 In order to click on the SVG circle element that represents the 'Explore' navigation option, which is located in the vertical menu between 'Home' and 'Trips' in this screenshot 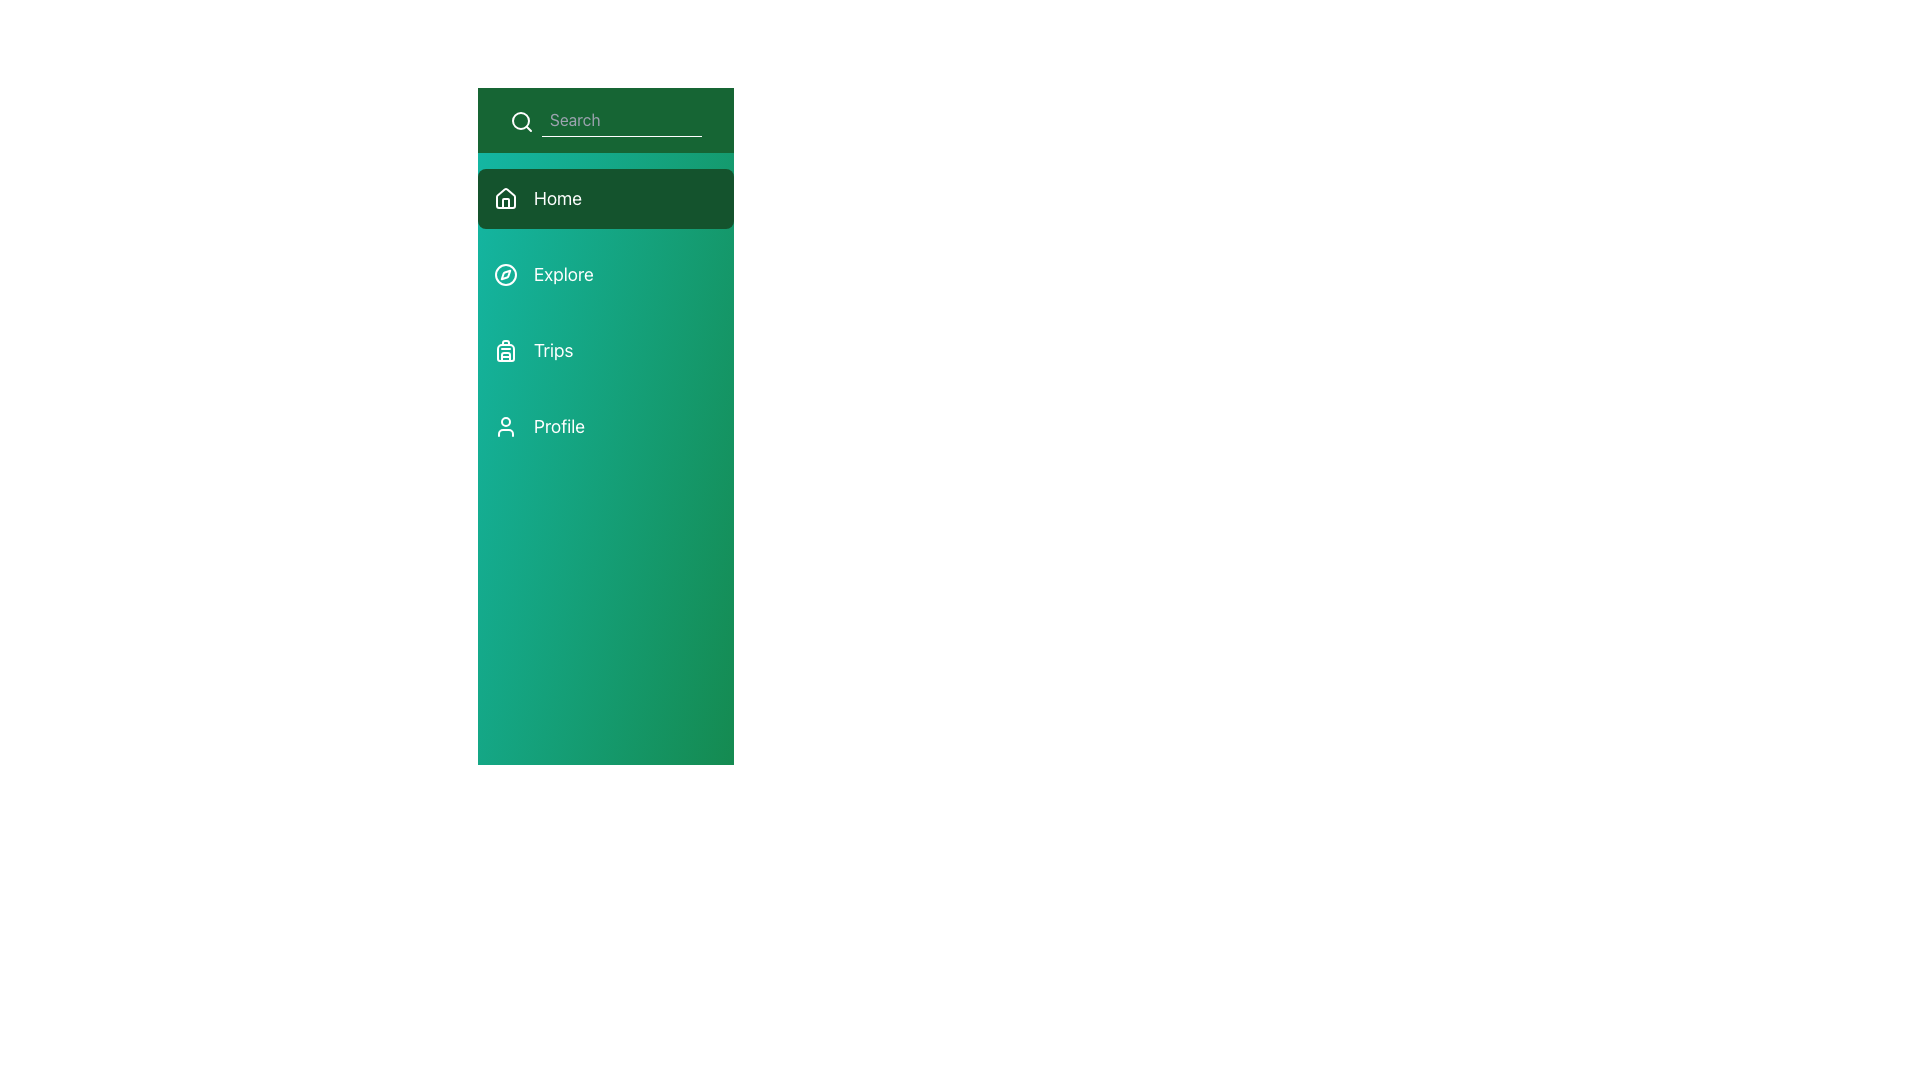, I will do `click(505, 274)`.